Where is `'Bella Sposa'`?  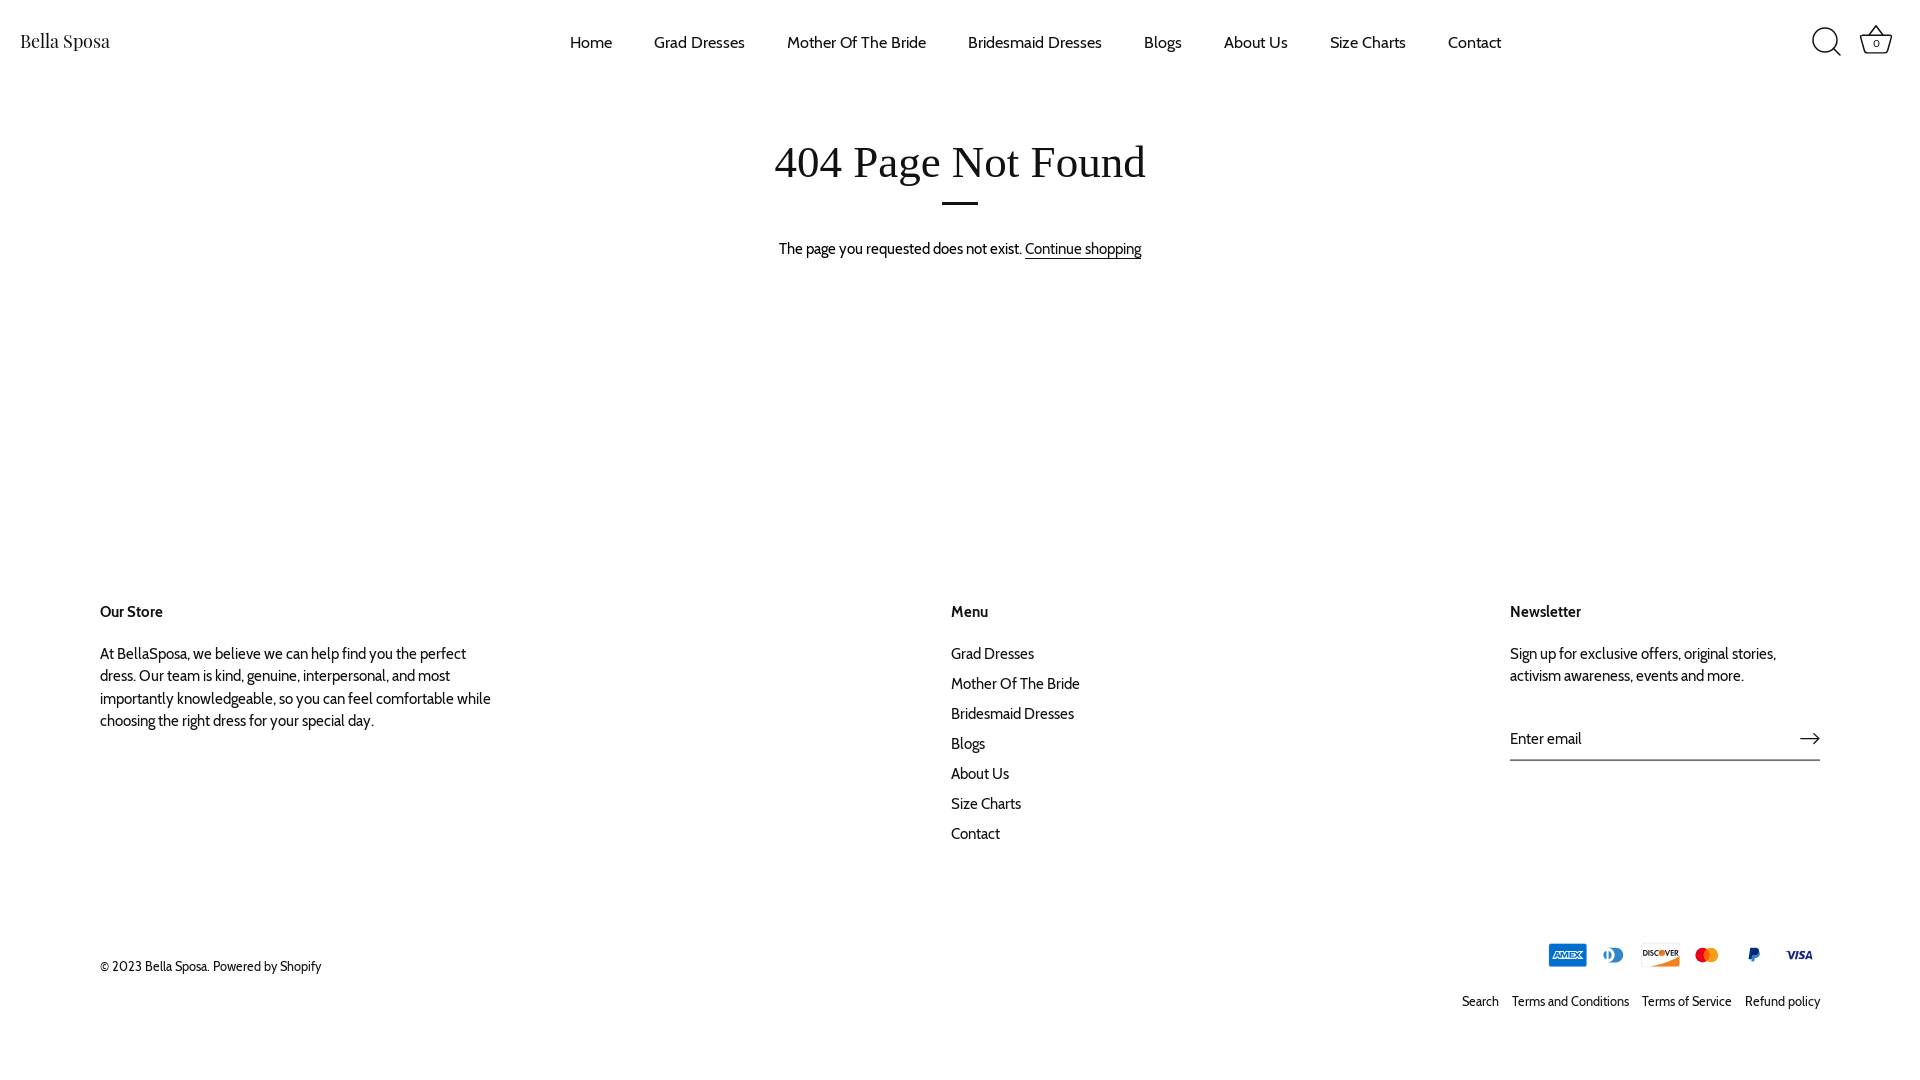 'Bella Sposa' is located at coordinates (176, 964).